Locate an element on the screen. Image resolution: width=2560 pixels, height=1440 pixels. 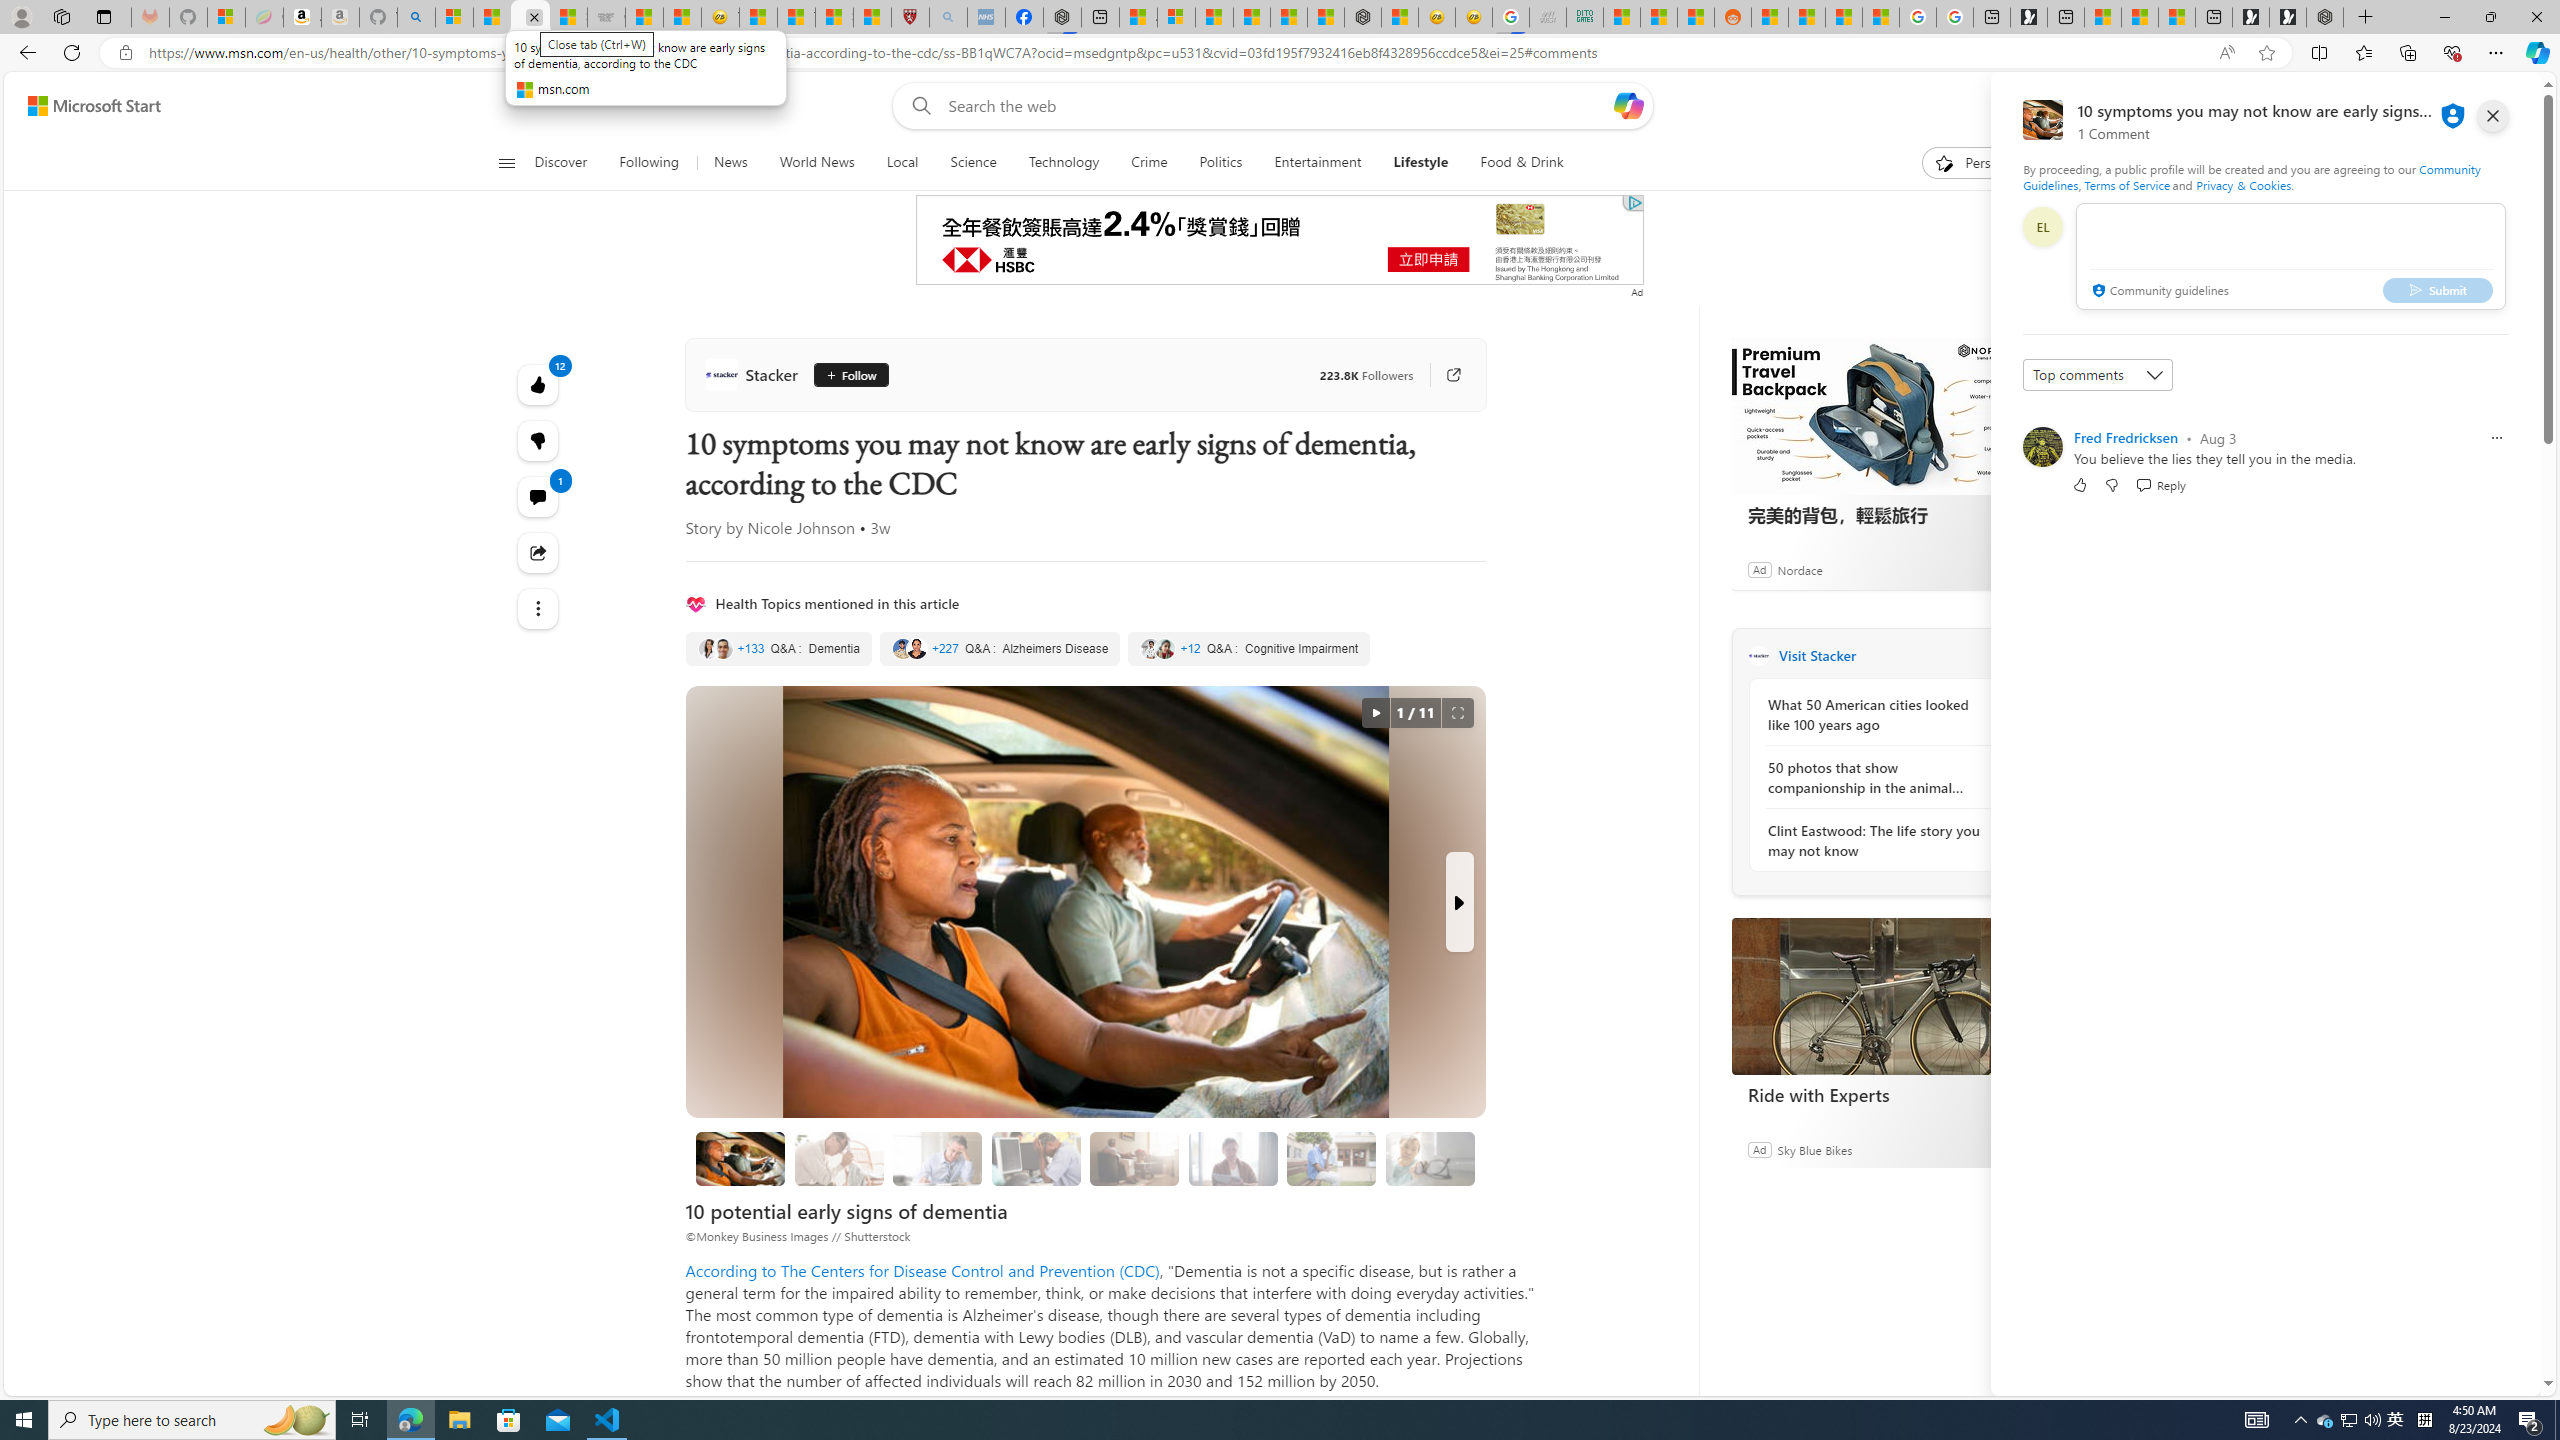
'Discover' is located at coordinates (568, 162).